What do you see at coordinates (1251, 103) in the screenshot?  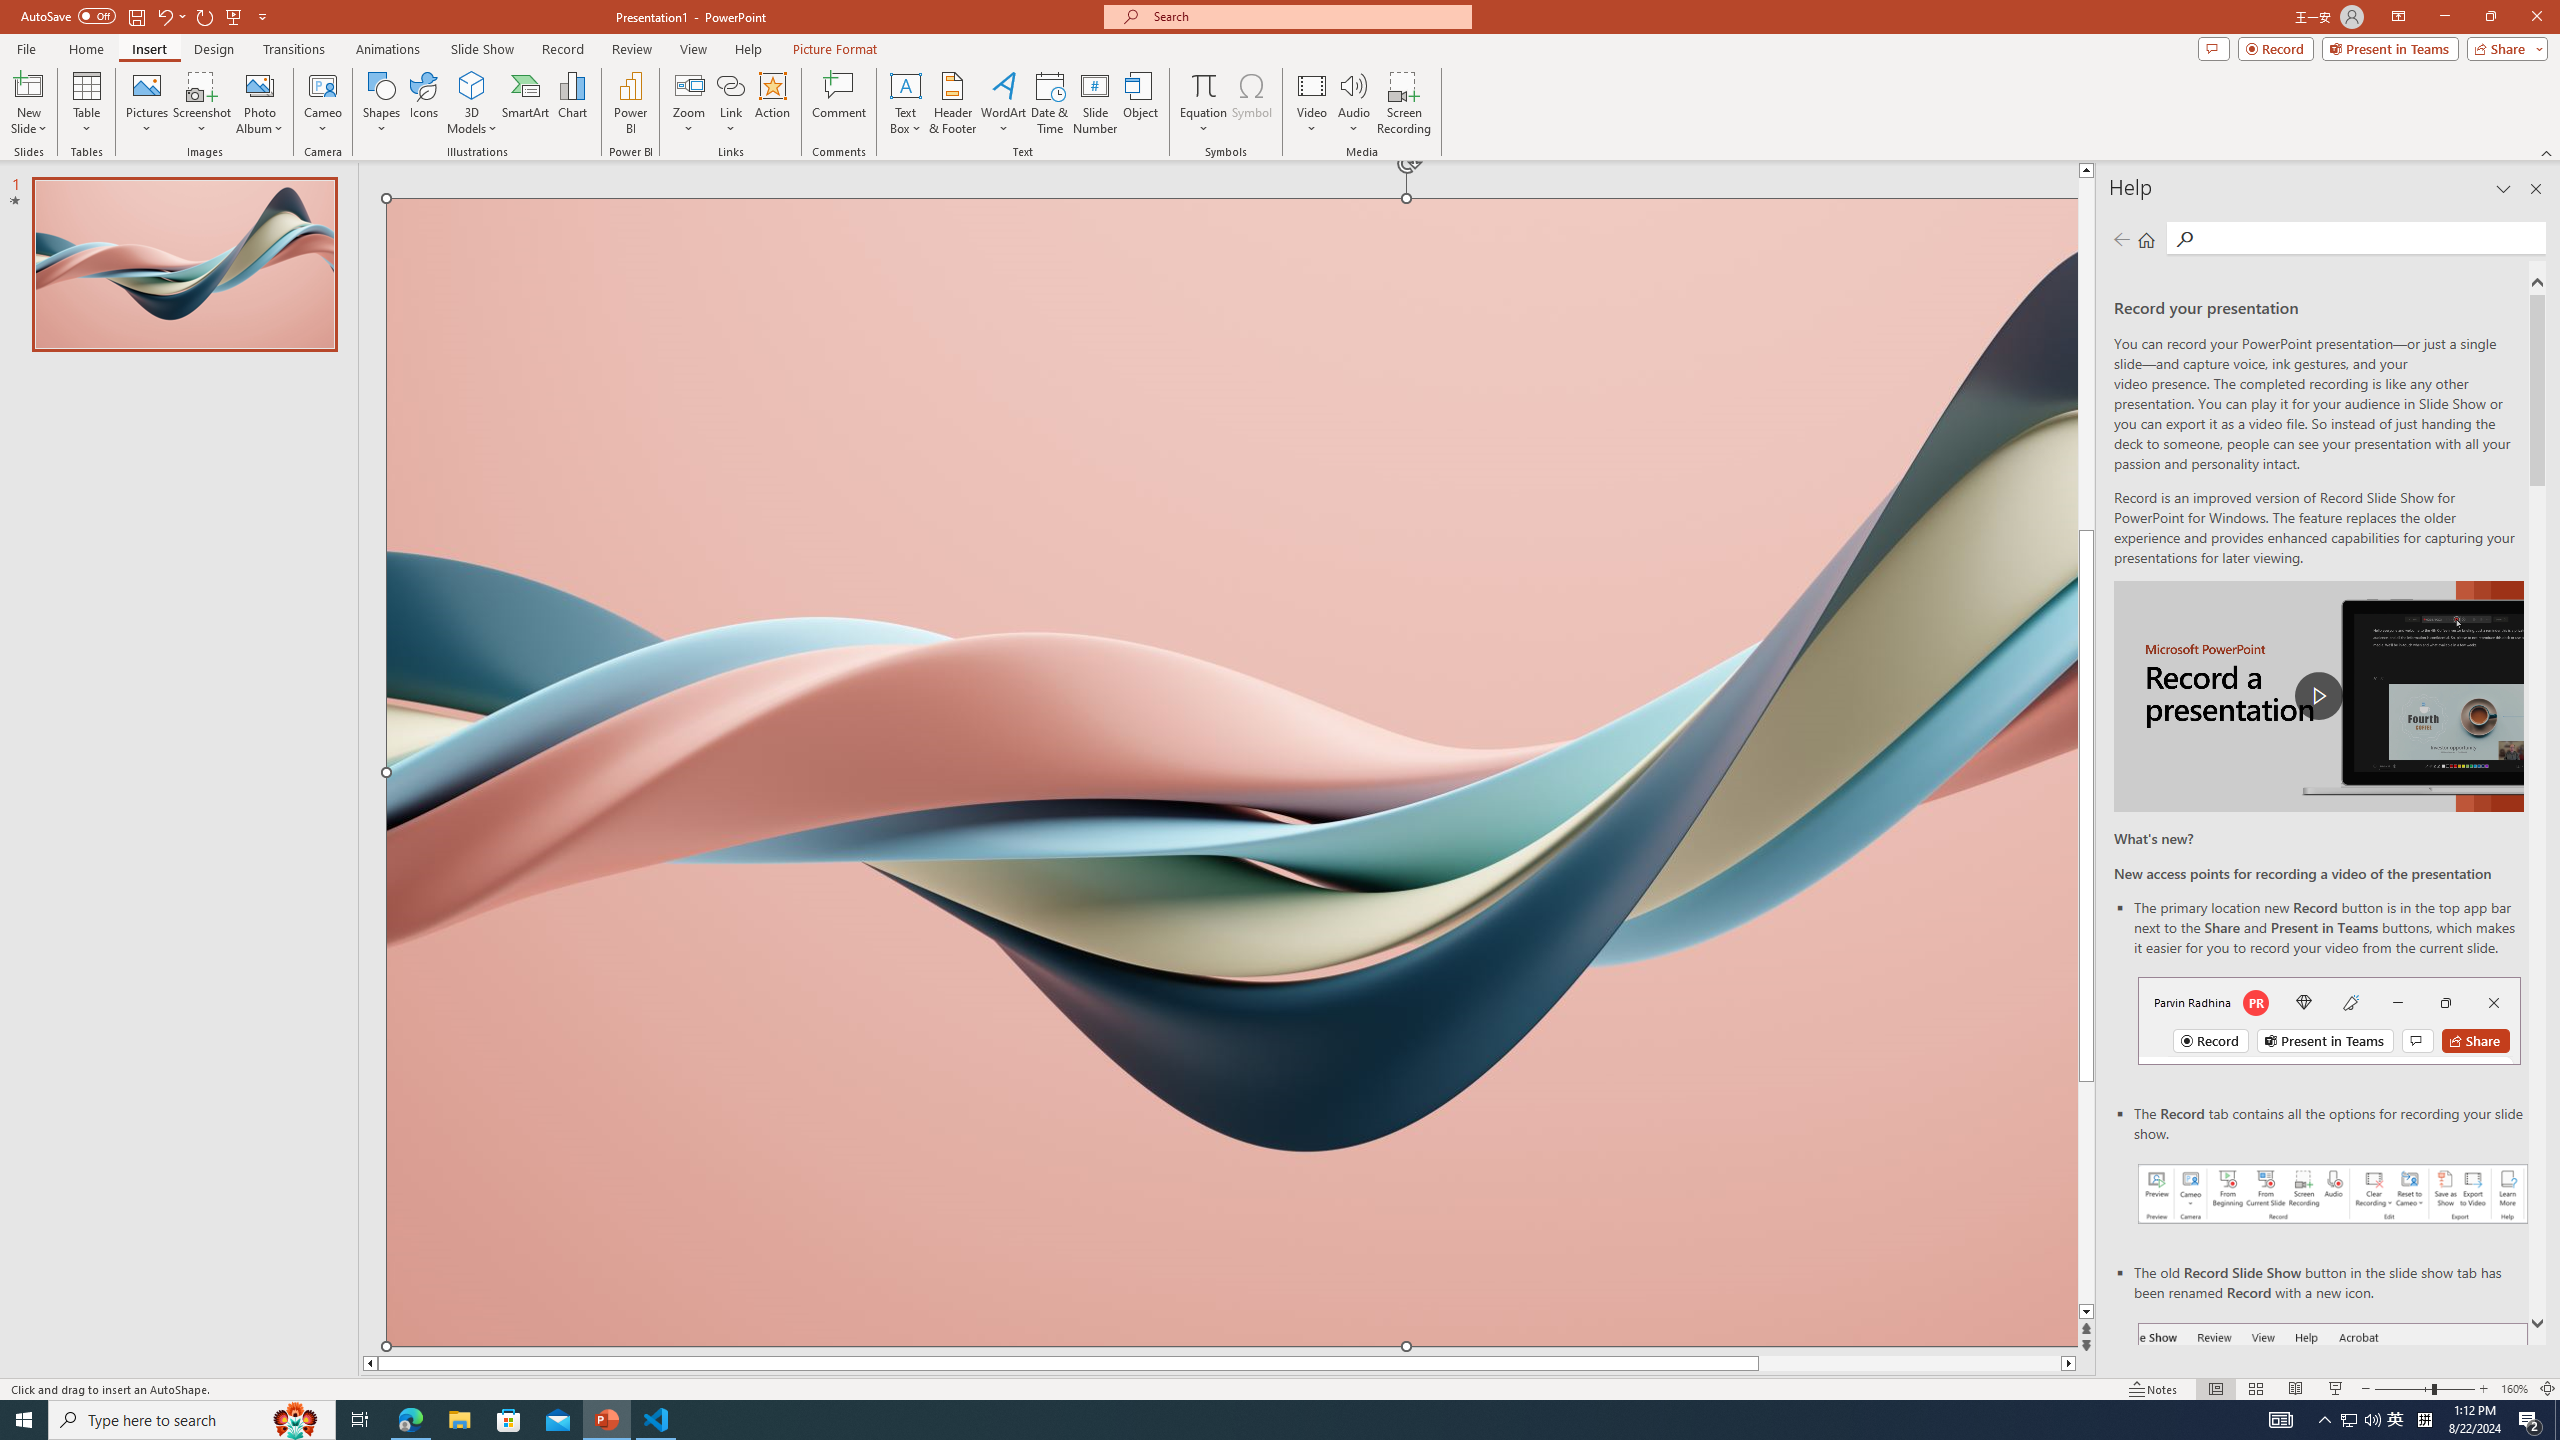 I see `'Symbol...'` at bounding box center [1251, 103].